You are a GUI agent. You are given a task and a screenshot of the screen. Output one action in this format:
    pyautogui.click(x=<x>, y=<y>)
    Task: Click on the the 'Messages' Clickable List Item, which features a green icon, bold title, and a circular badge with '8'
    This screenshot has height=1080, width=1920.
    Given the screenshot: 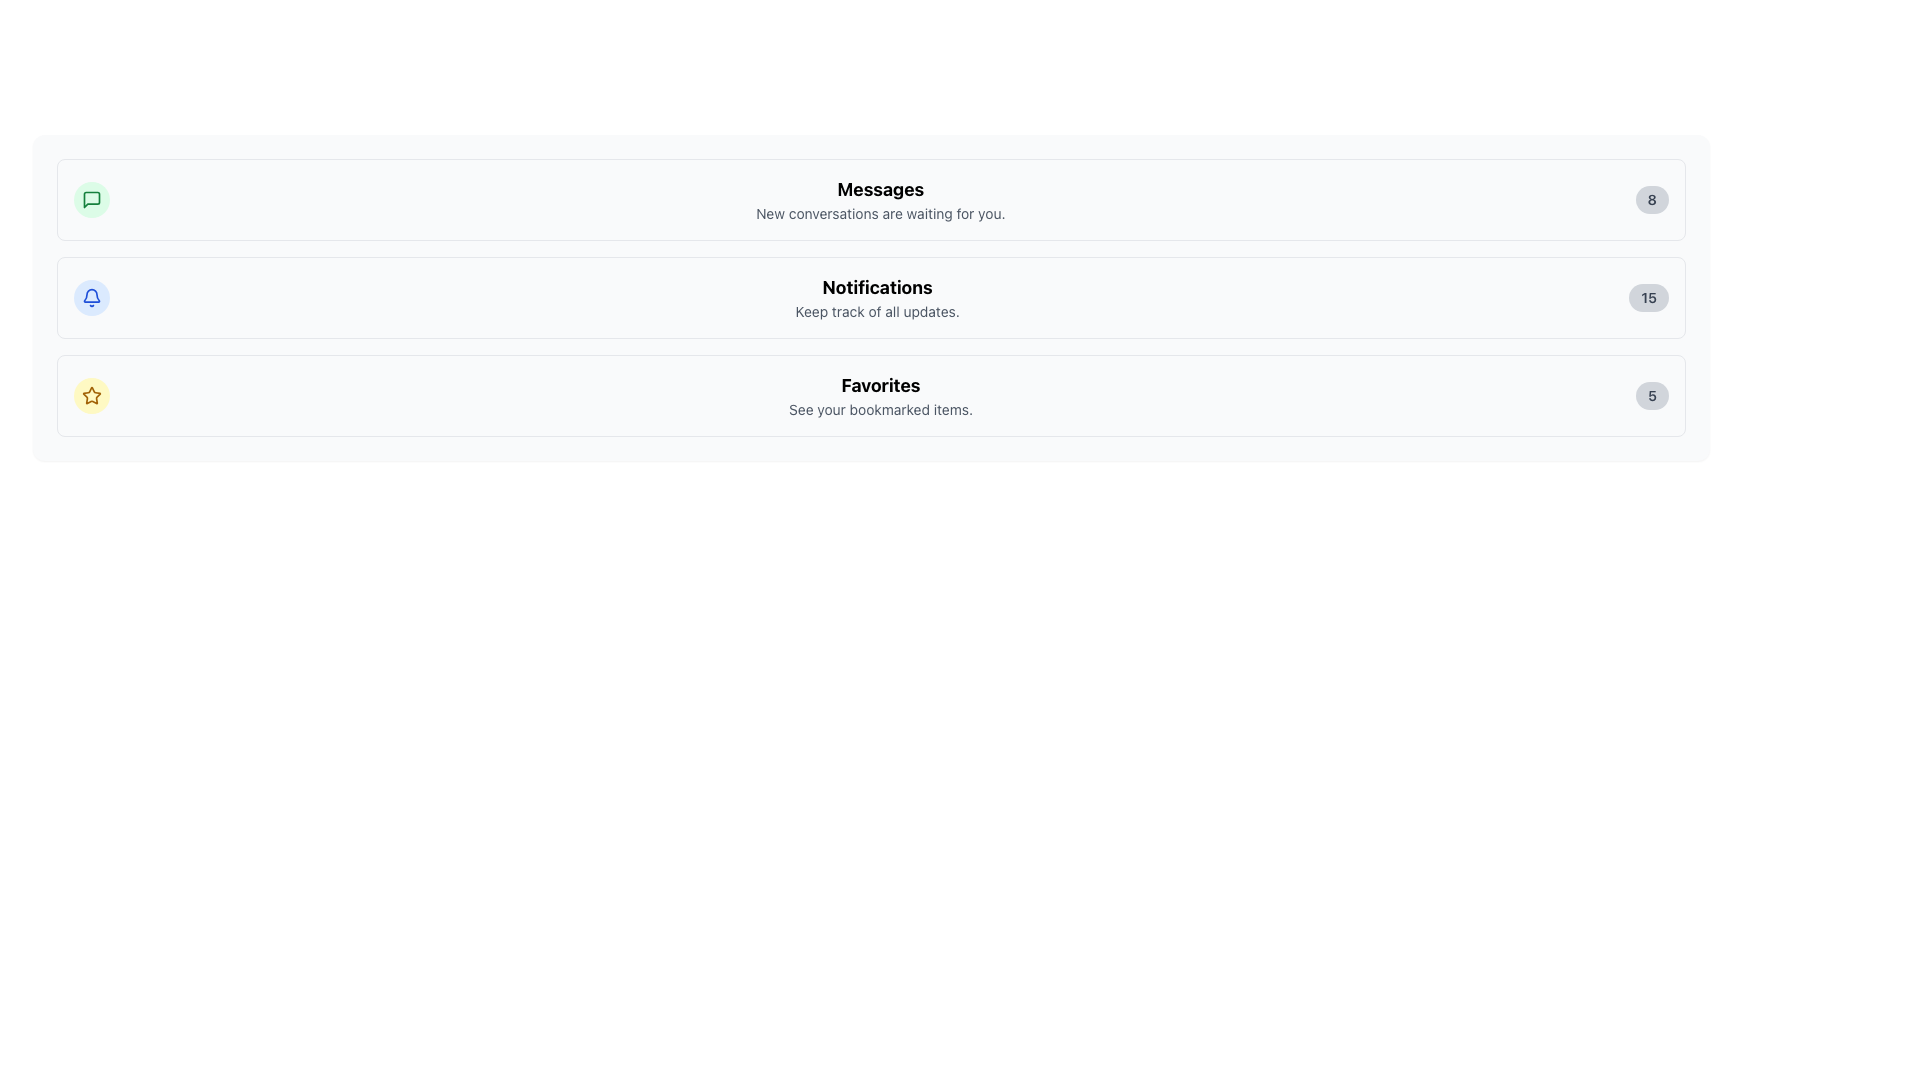 What is the action you would take?
    pyautogui.click(x=871, y=200)
    